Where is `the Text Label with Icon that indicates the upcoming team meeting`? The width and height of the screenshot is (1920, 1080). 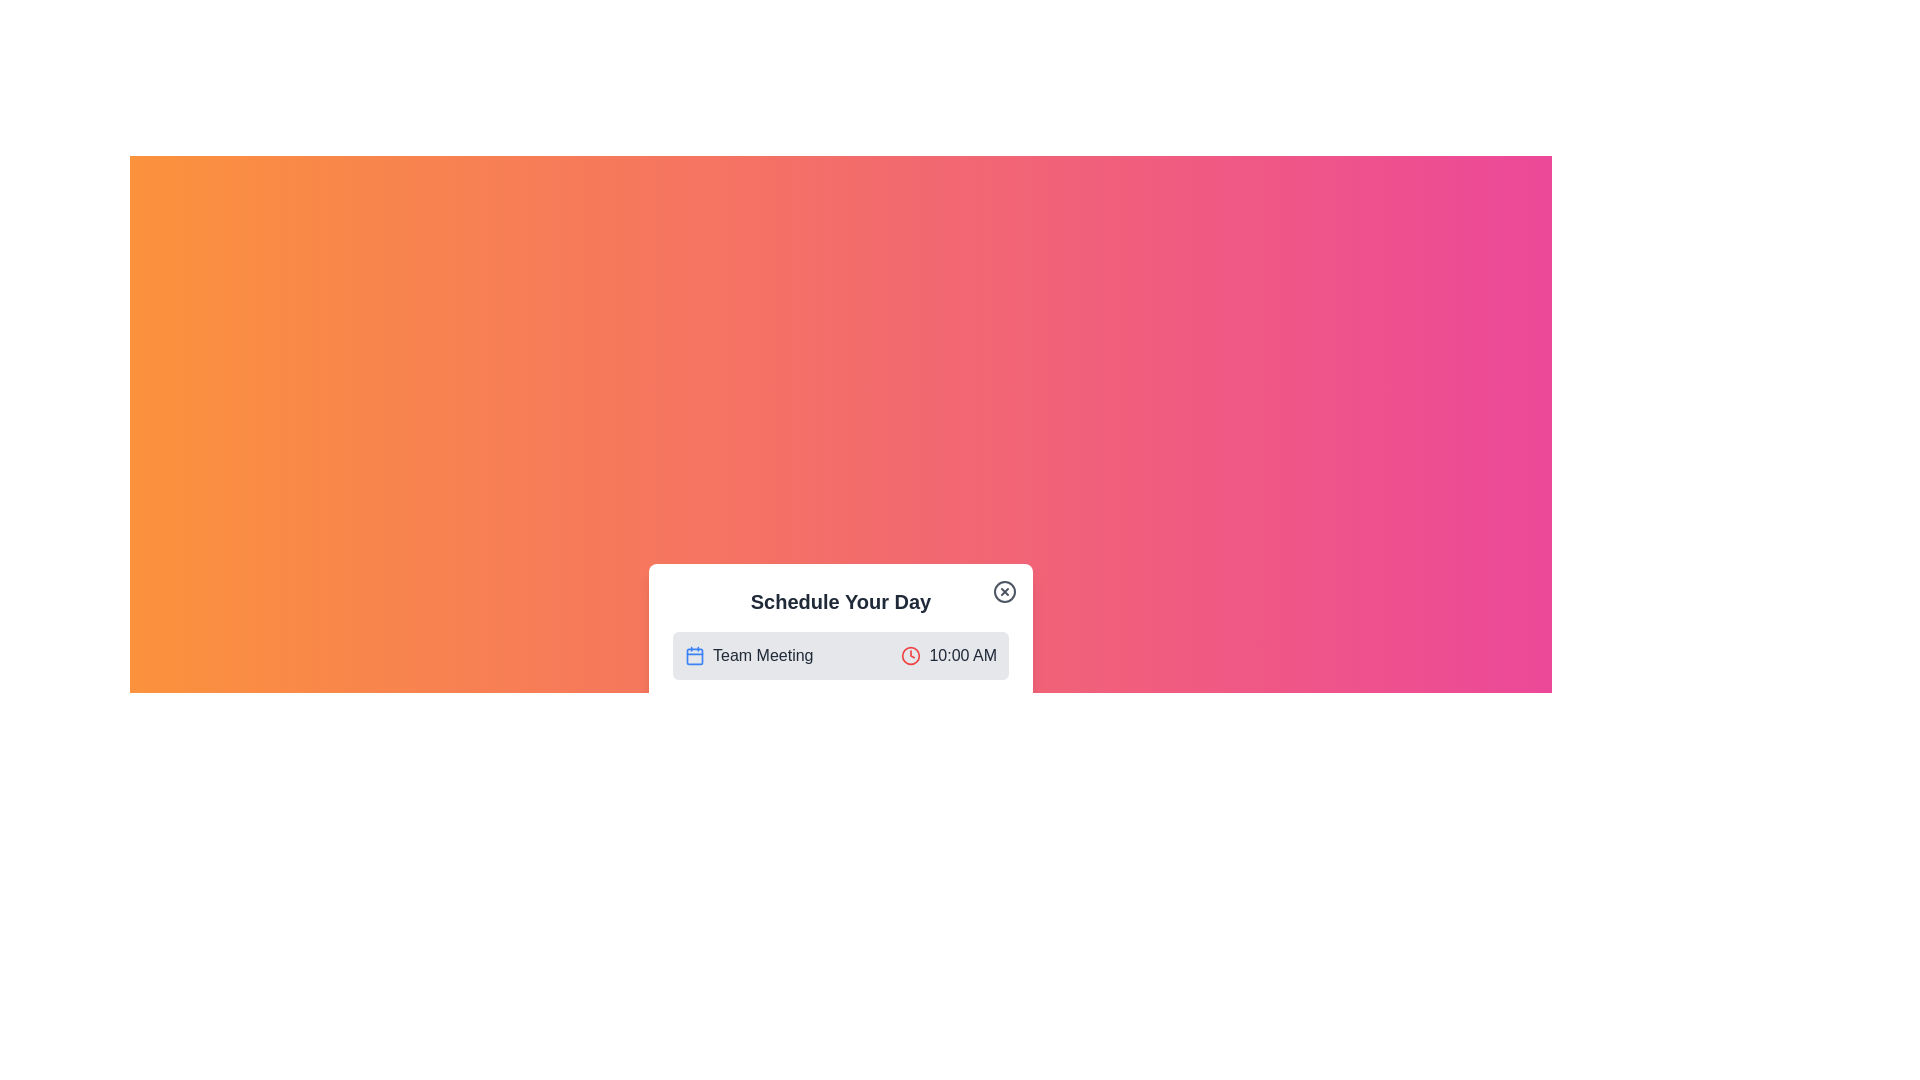 the Text Label with Icon that indicates the upcoming team meeting is located at coordinates (748, 655).